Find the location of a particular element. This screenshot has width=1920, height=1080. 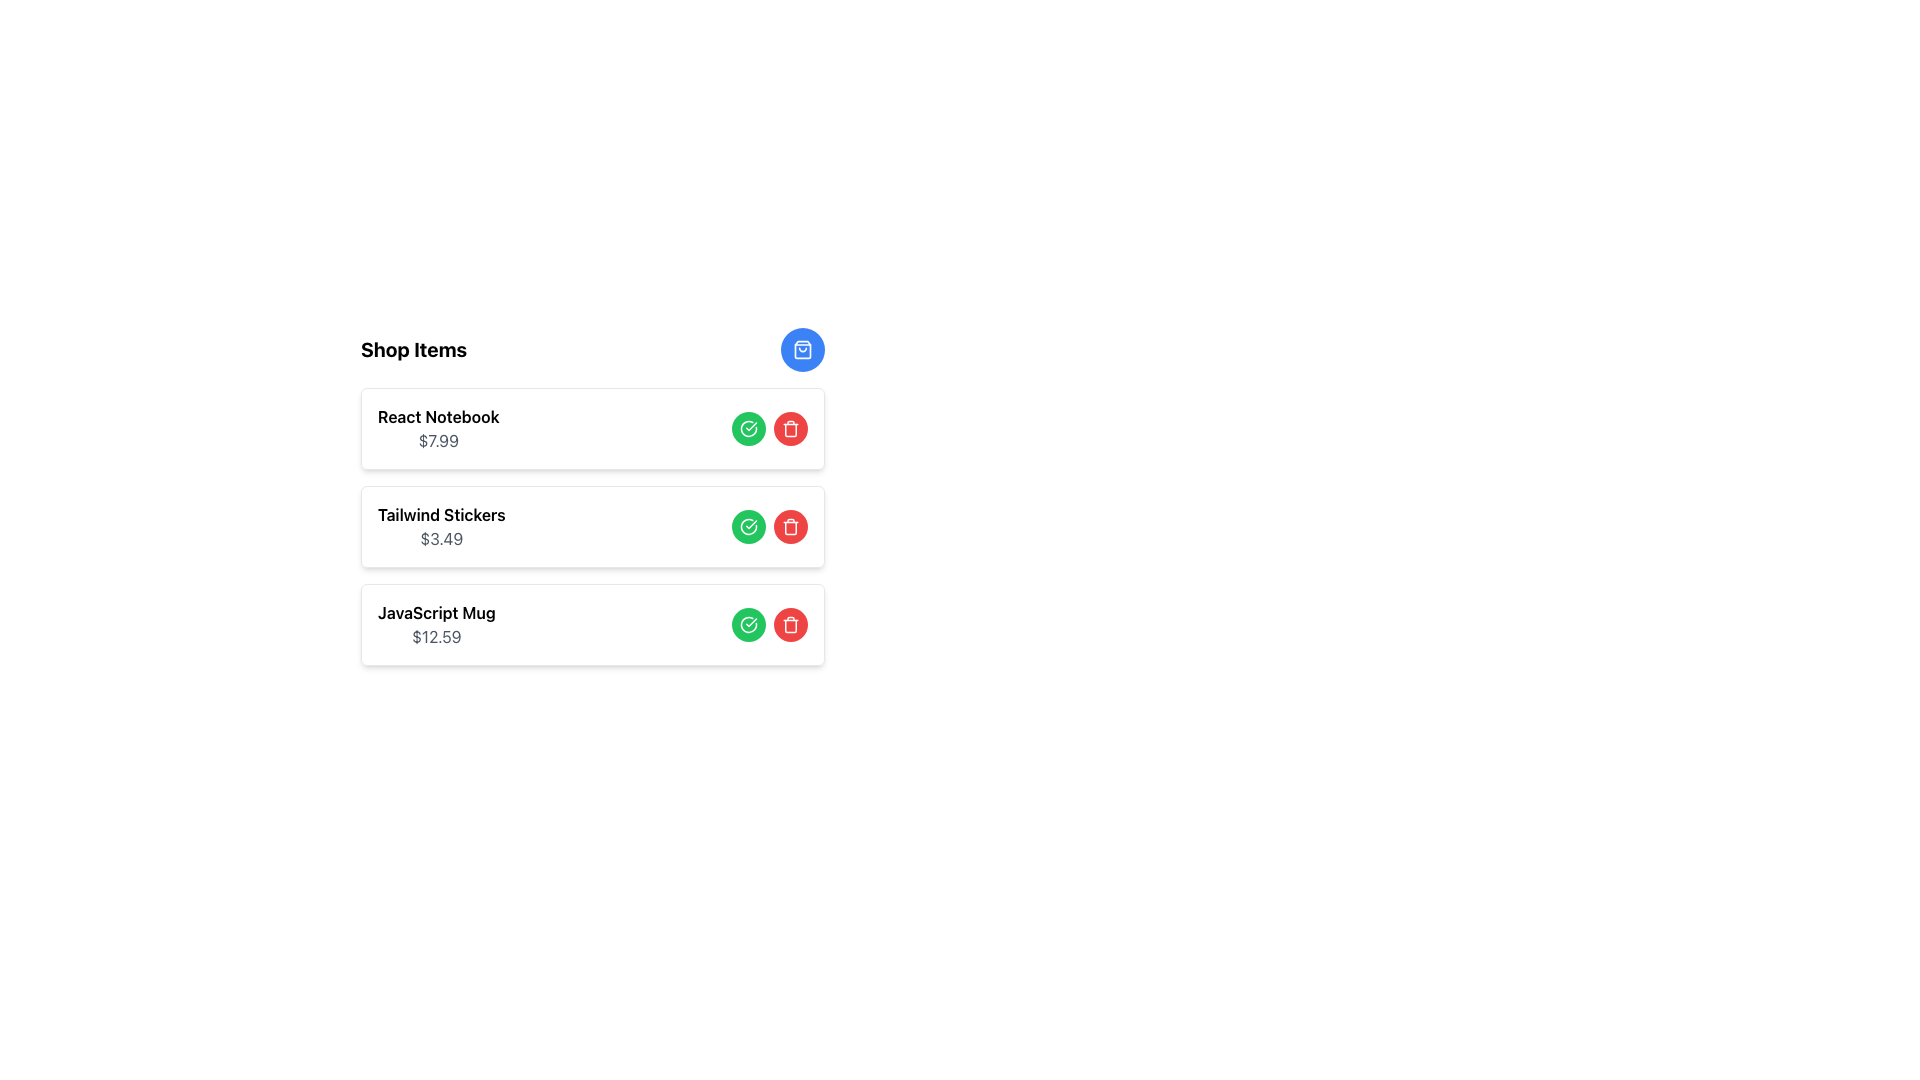

the confirmation icon located in the second list item labeled 'Tailwind Stickers' priced at '$3.49', which is positioned on the right-hand side, closer to the vertical center is located at coordinates (747, 526).